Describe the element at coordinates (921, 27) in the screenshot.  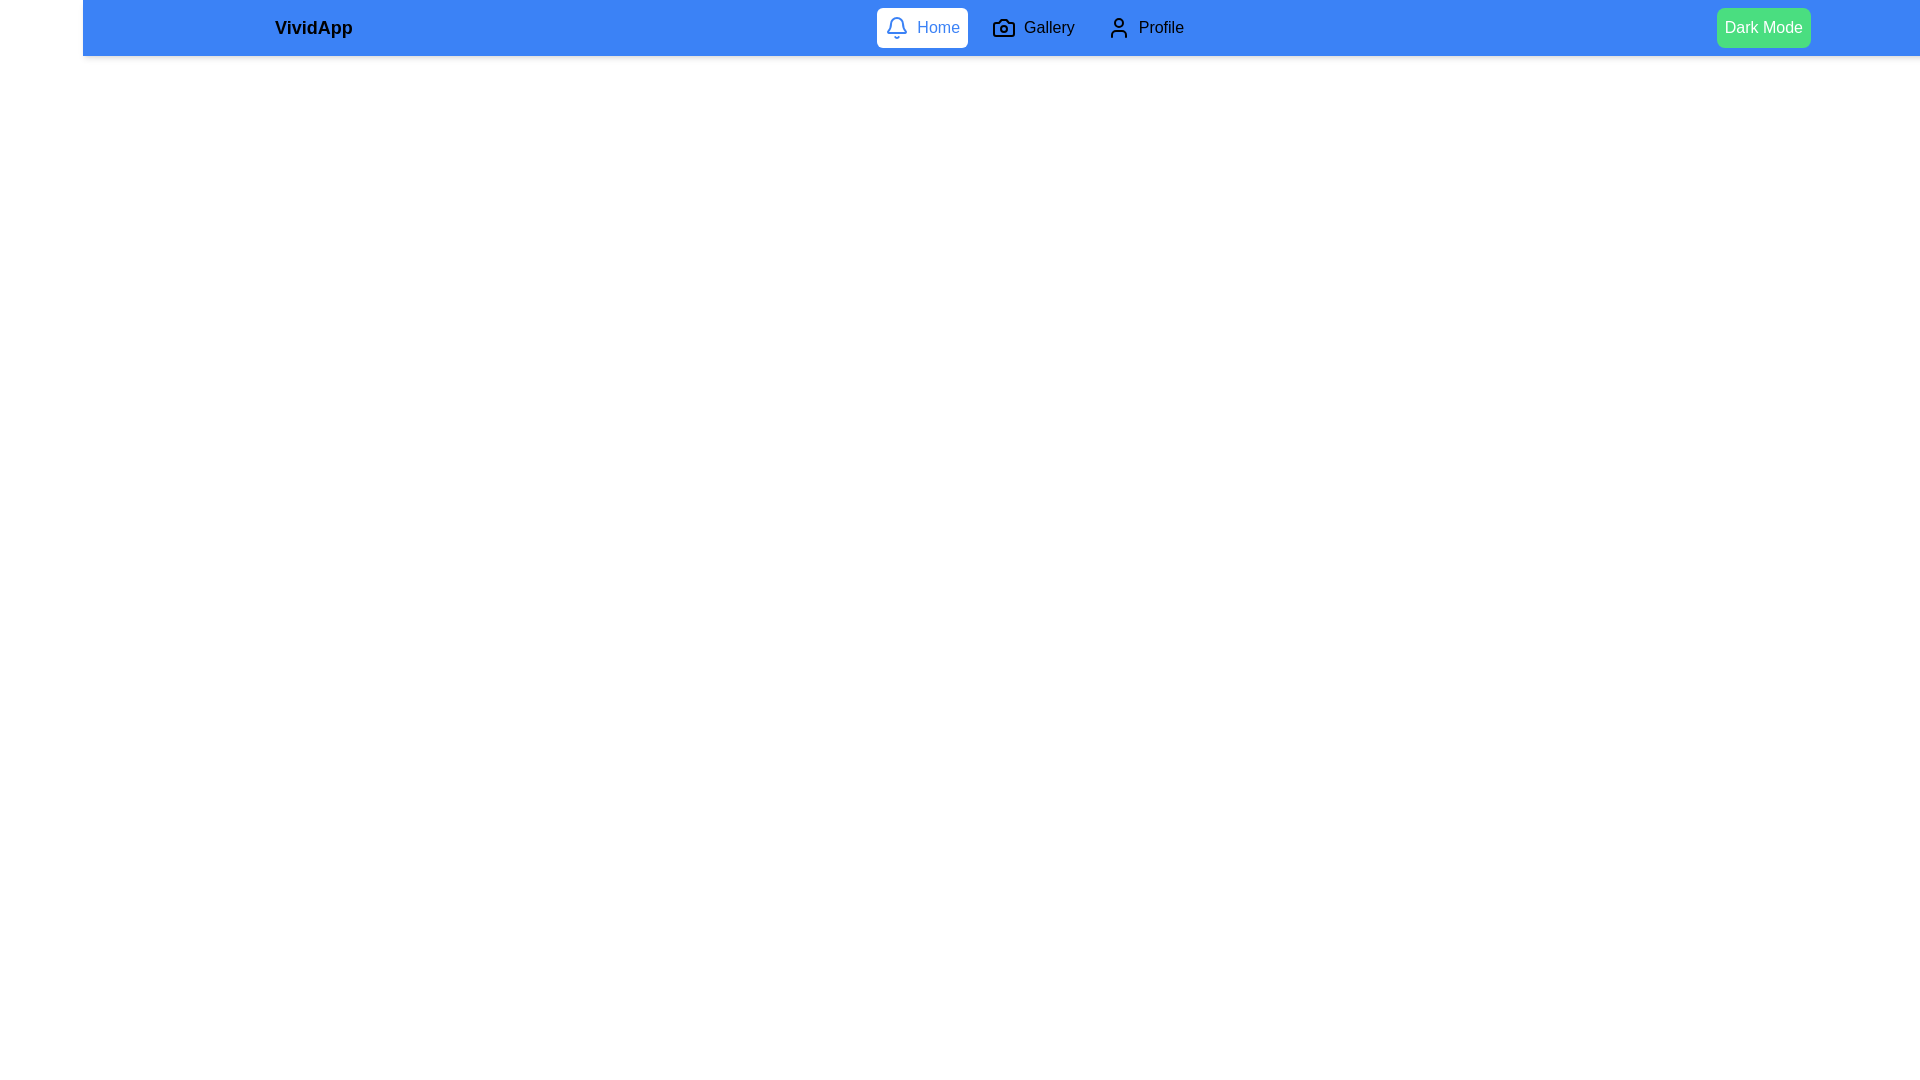
I see `the Home tab to navigate` at that location.